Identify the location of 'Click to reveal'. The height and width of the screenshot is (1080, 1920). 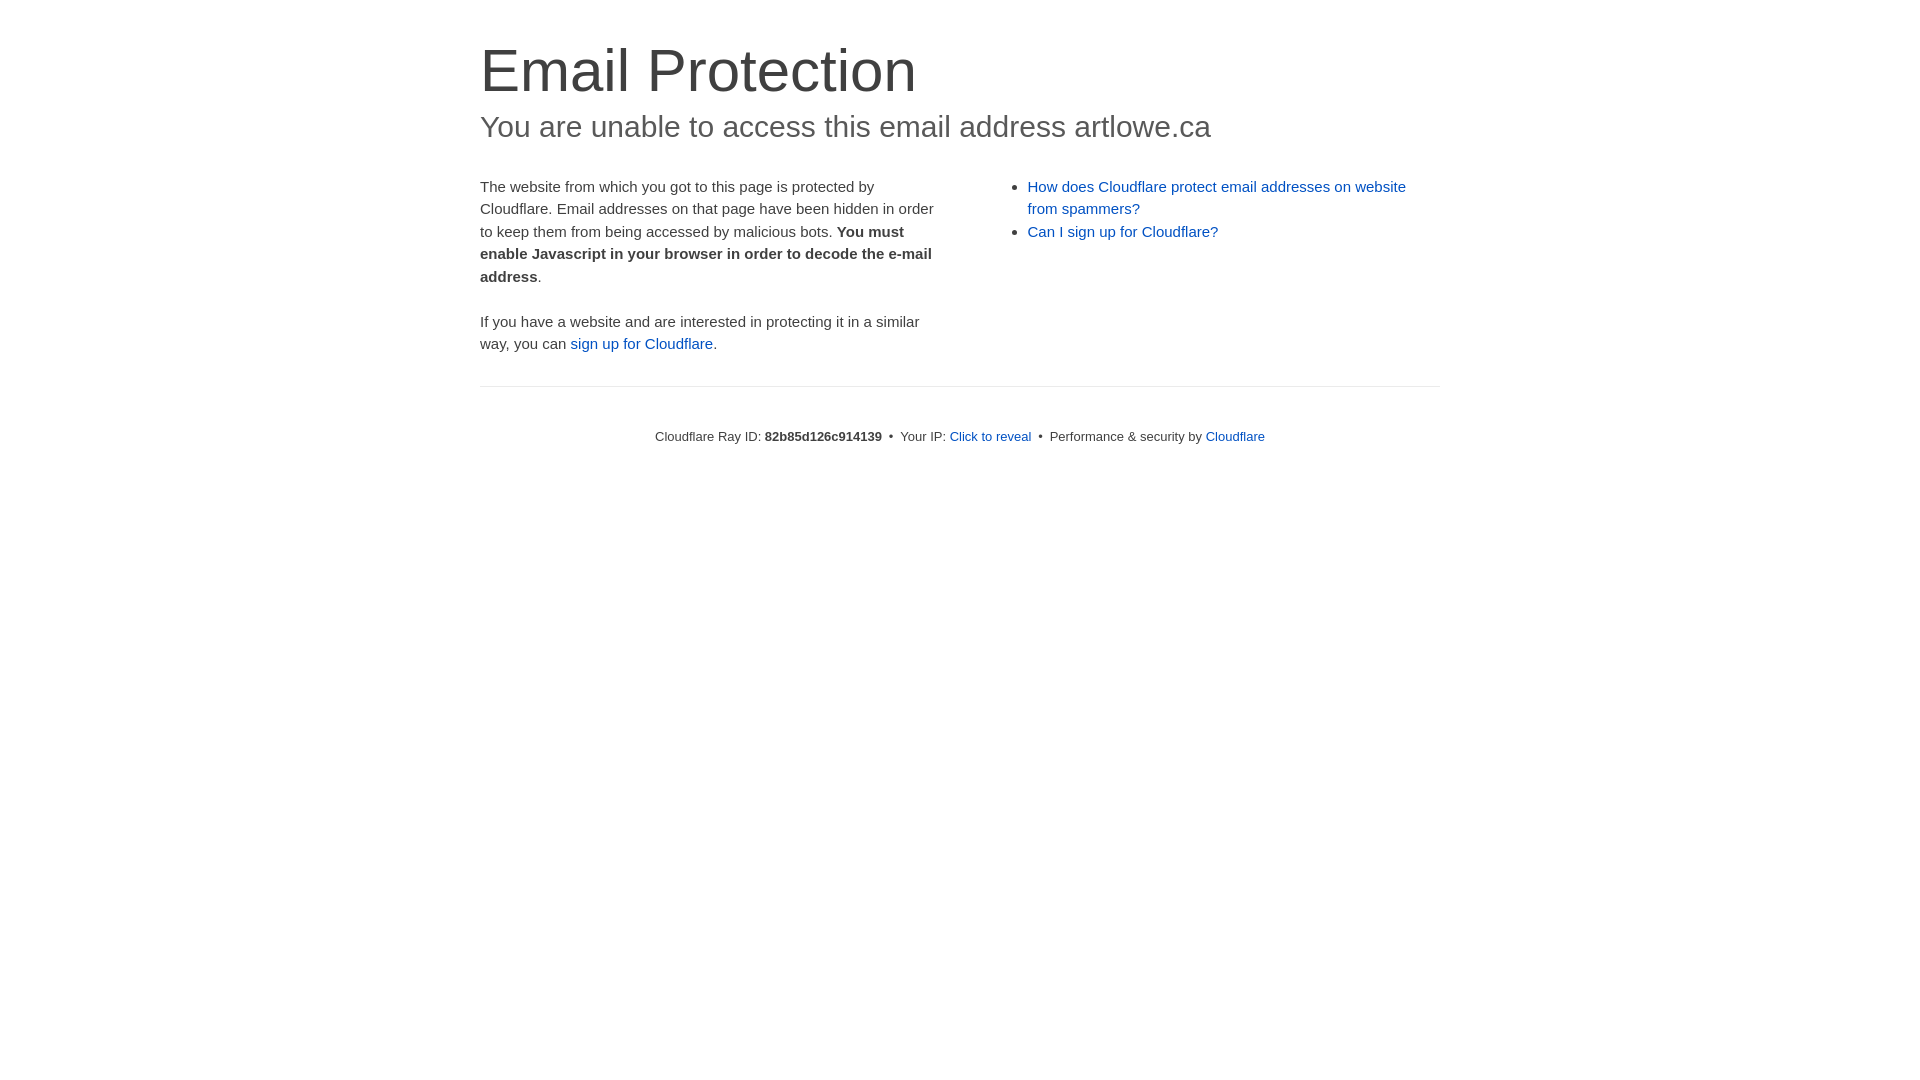
(990, 435).